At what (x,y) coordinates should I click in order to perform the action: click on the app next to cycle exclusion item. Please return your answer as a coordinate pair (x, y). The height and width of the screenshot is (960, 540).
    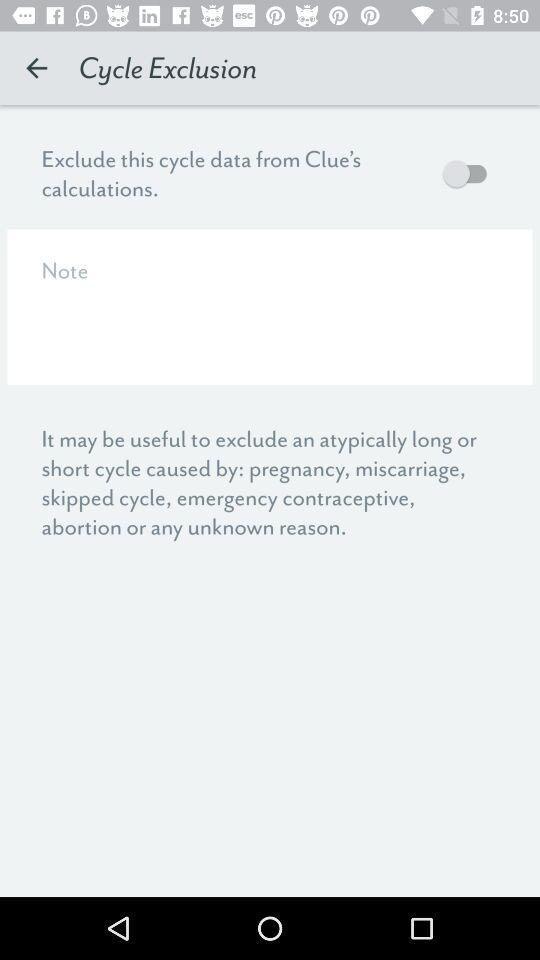
    Looking at the image, I should click on (36, 68).